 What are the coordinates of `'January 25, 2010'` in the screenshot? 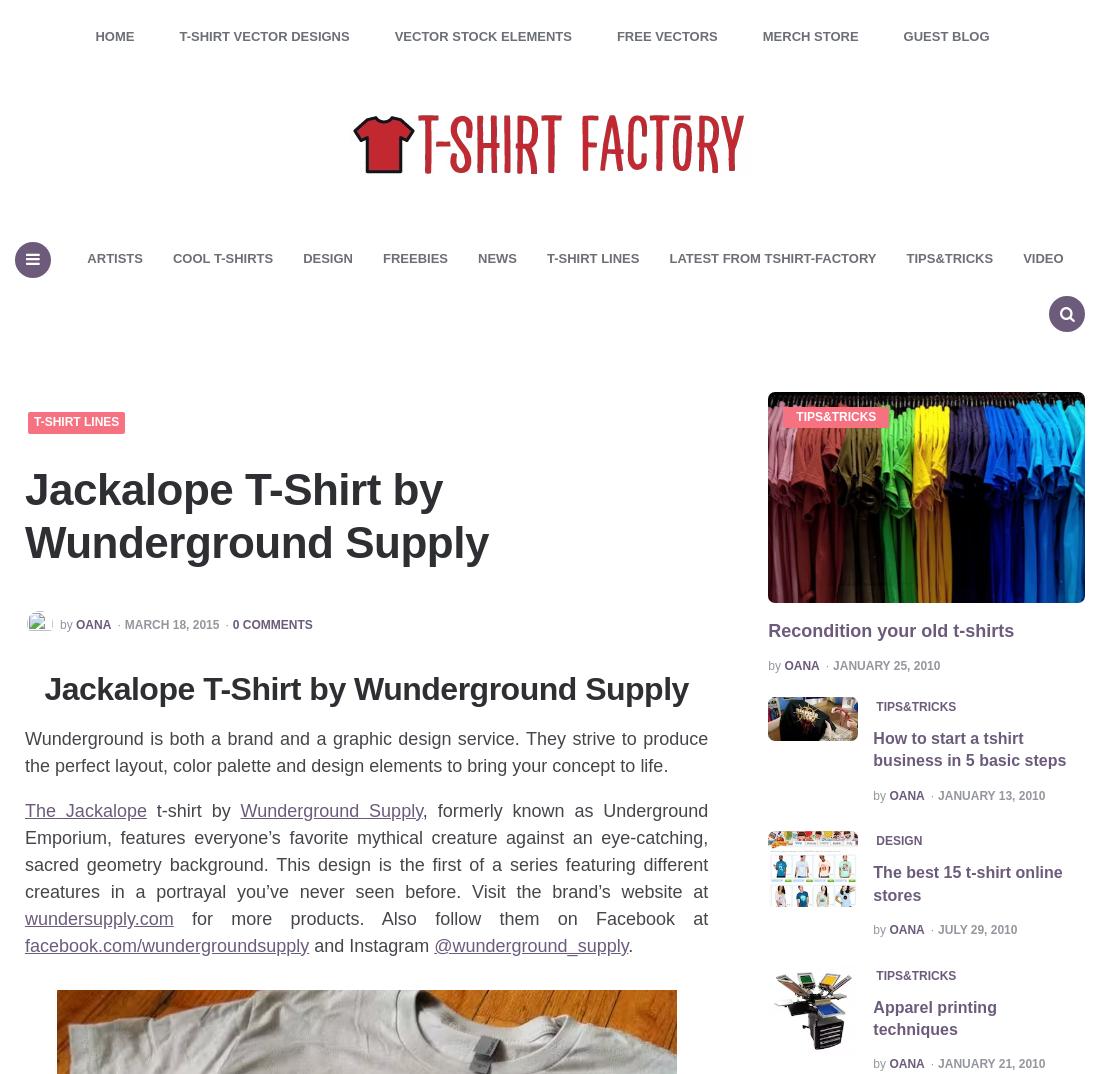 It's located at (832, 664).